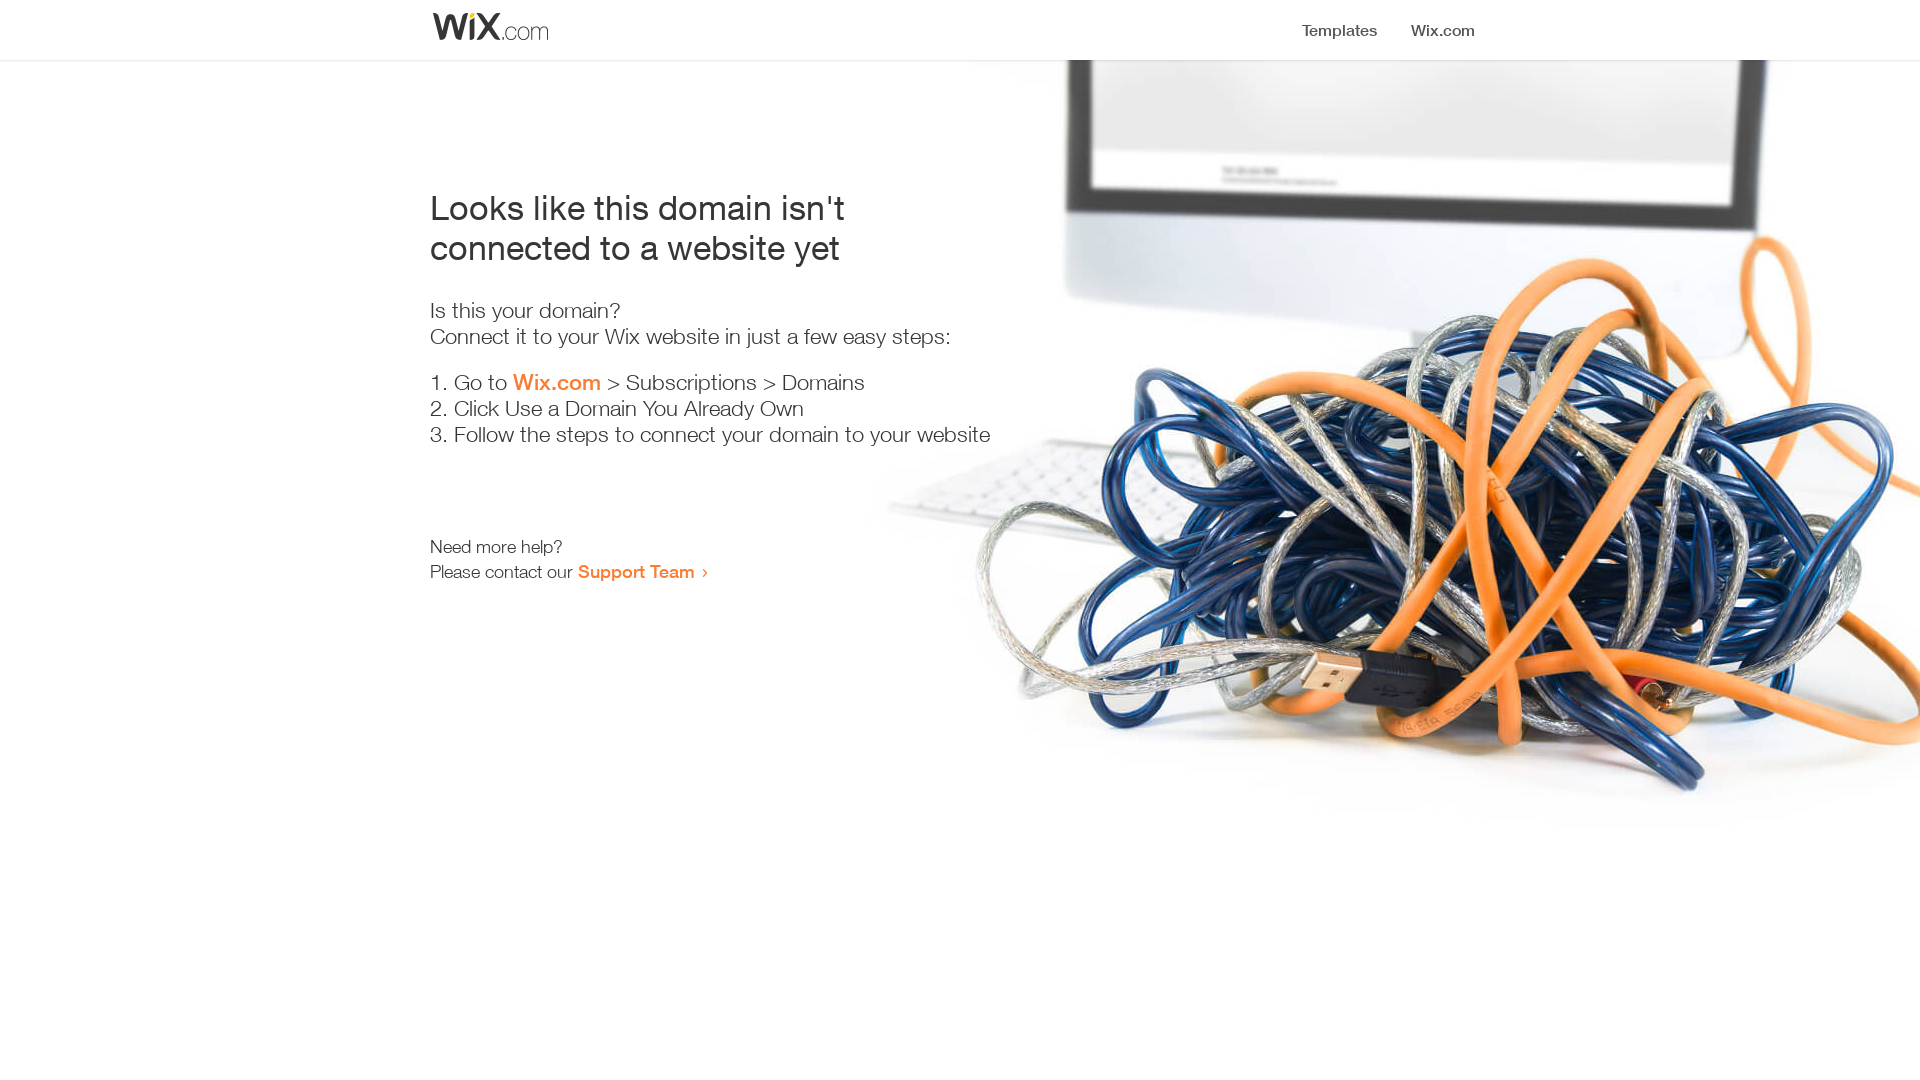 Image resolution: width=1920 pixels, height=1080 pixels. Describe the element at coordinates (635, 570) in the screenshot. I see `'Support Team'` at that location.